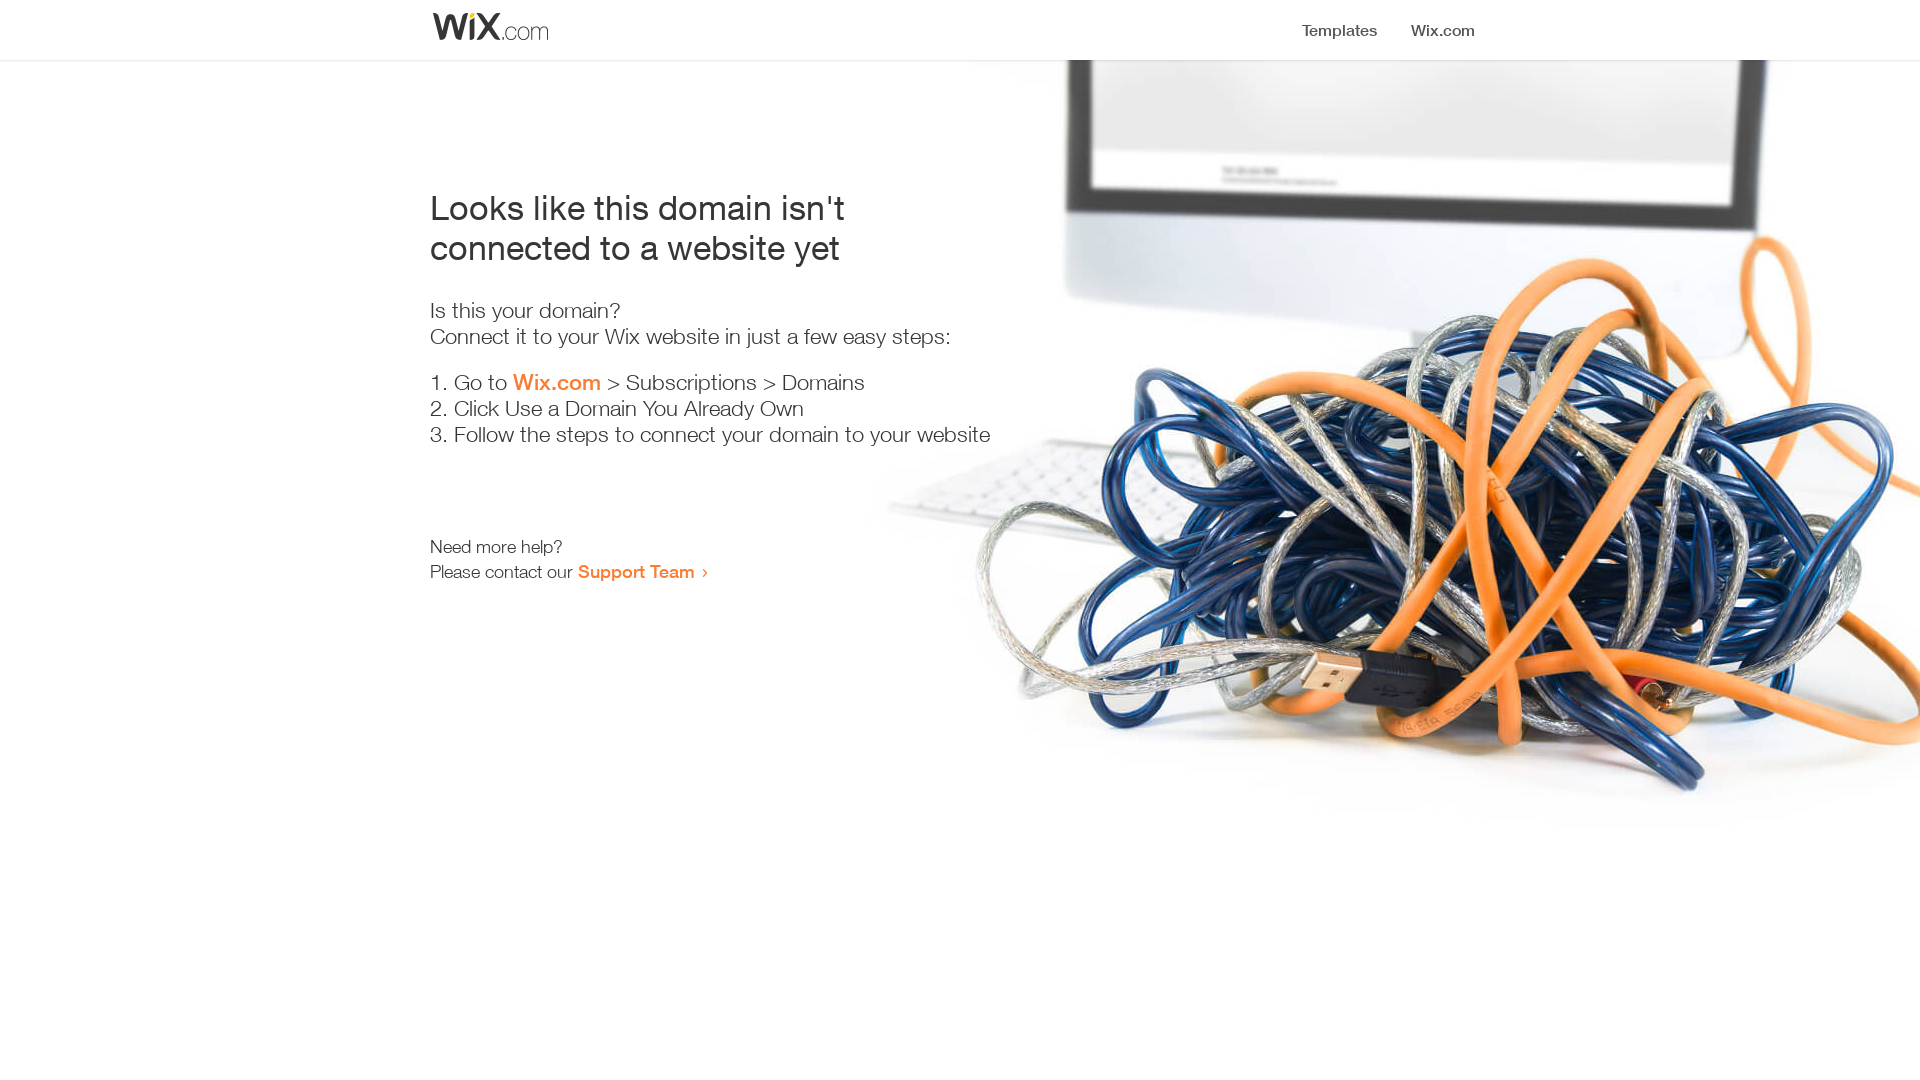 Image resolution: width=1920 pixels, height=1080 pixels. Describe the element at coordinates (635, 570) in the screenshot. I see `'Support Team'` at that location.